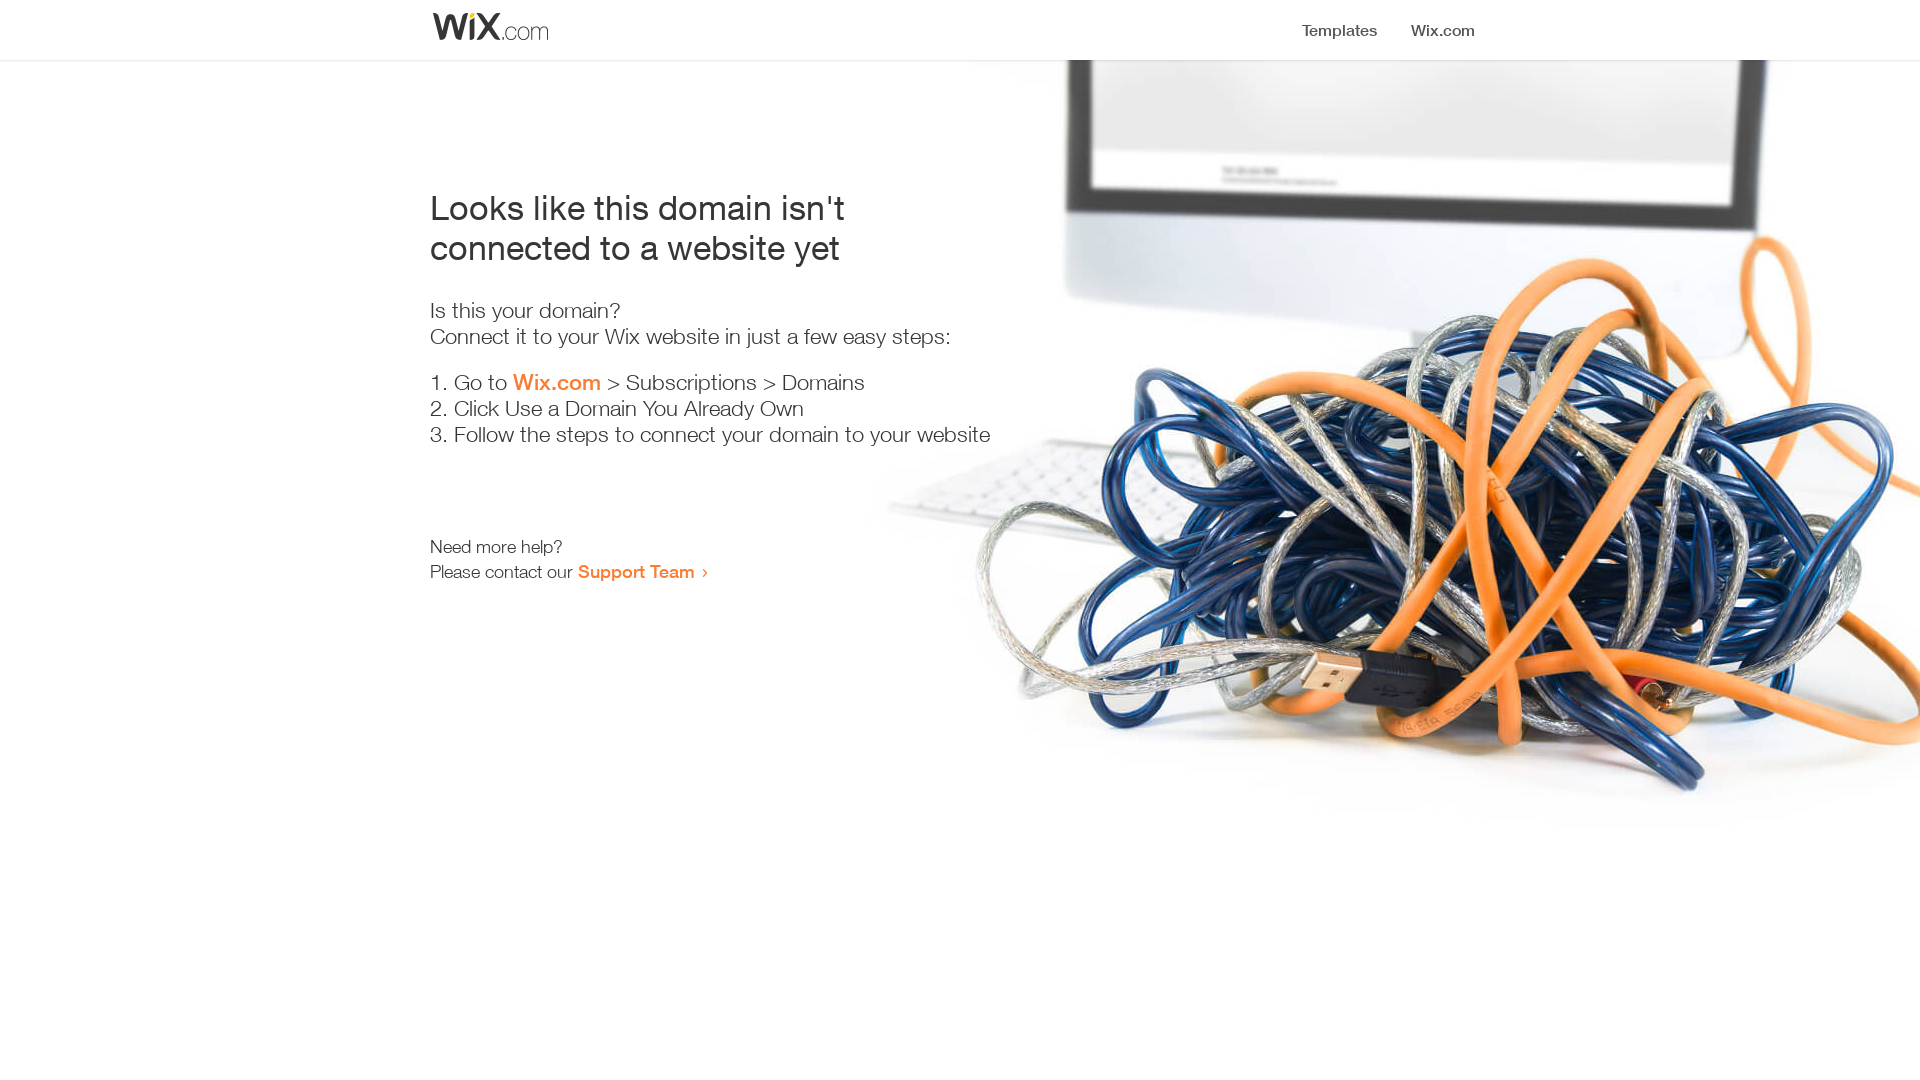 Image resolution: width=1920 pixels, height=1080 pixels. Describe the element at coordinates (635, 570) in the screenshot. I see `'Support Team'` at that location.